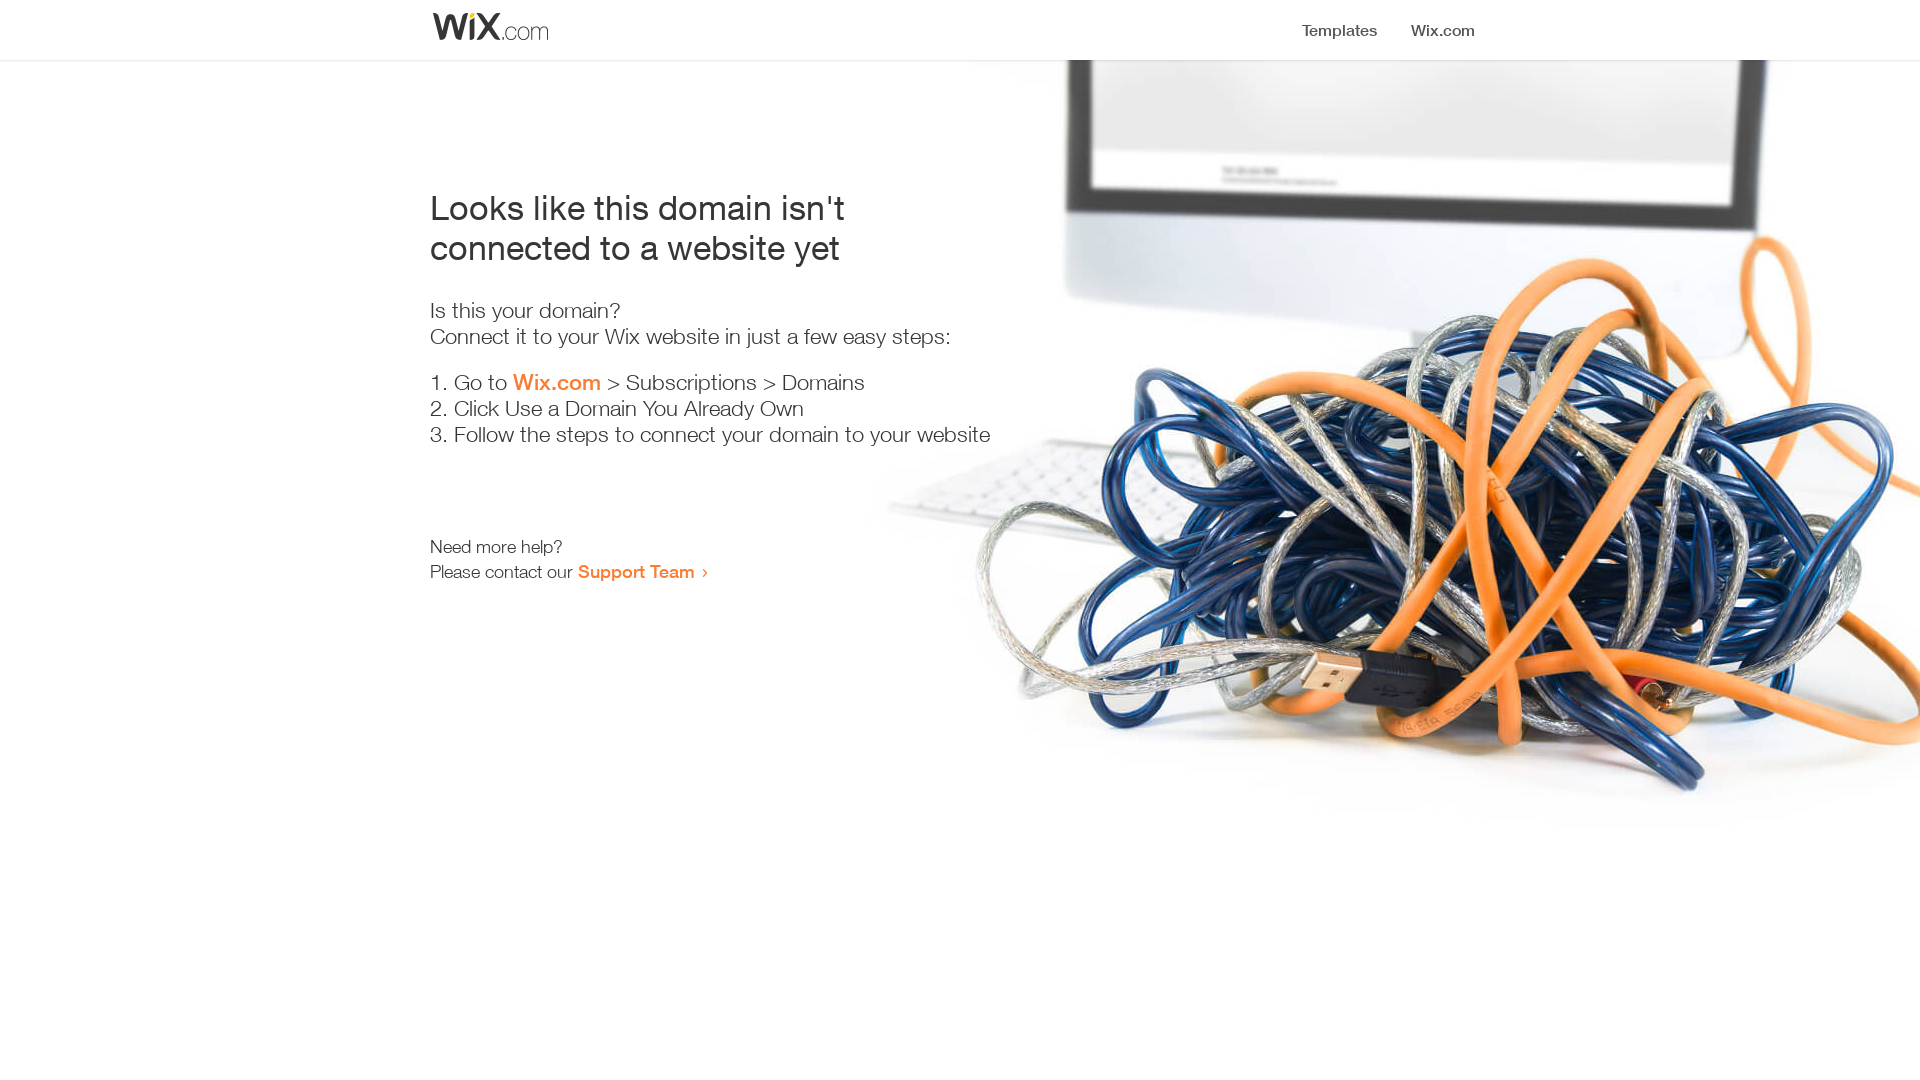 Image resolution: width=1920 pixels, height=1080 pixels. Describe the element at coordinates (635, 570) in the screenshot. I see `'Support Team'` at that location.